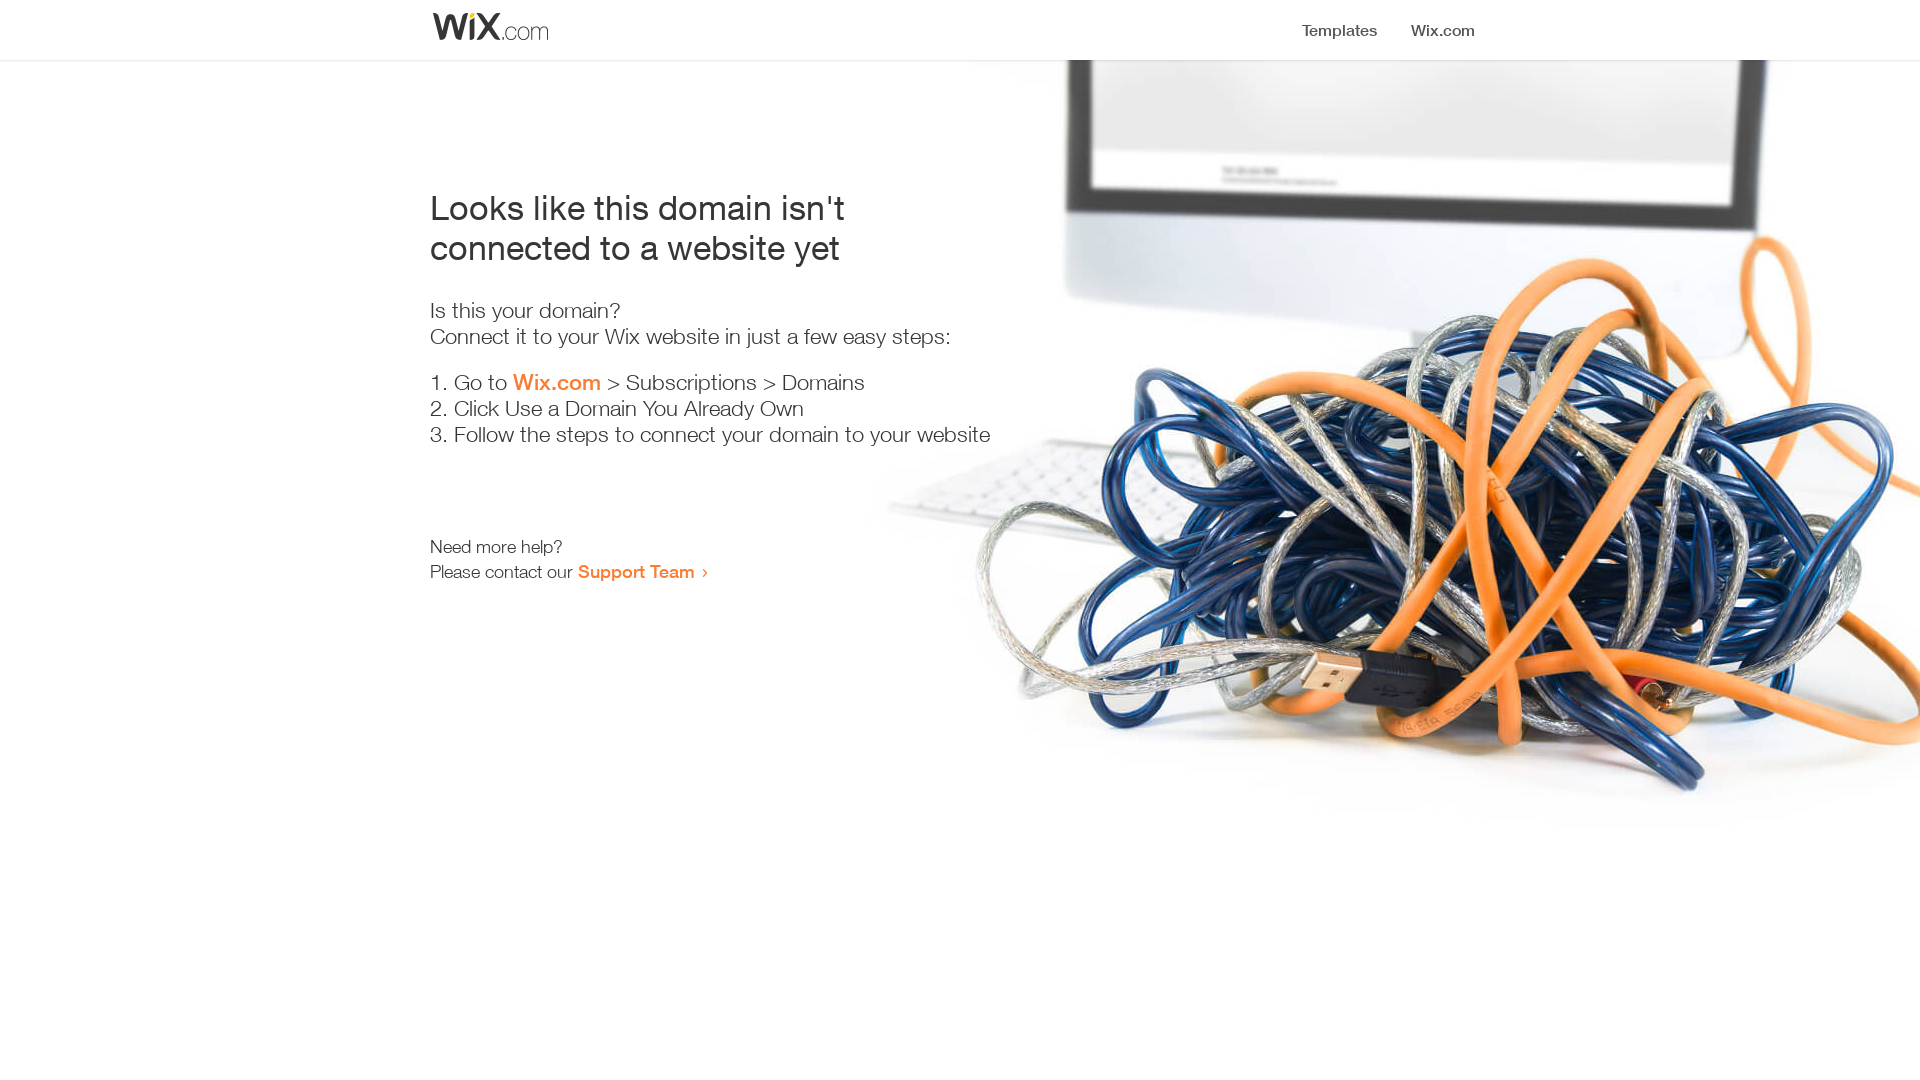 Image resolution: width=1920 pixels, height=1080 pixels. Describe the element at coordinates (635, 570) in the screenshot. I see `'Support Team'` at that location.